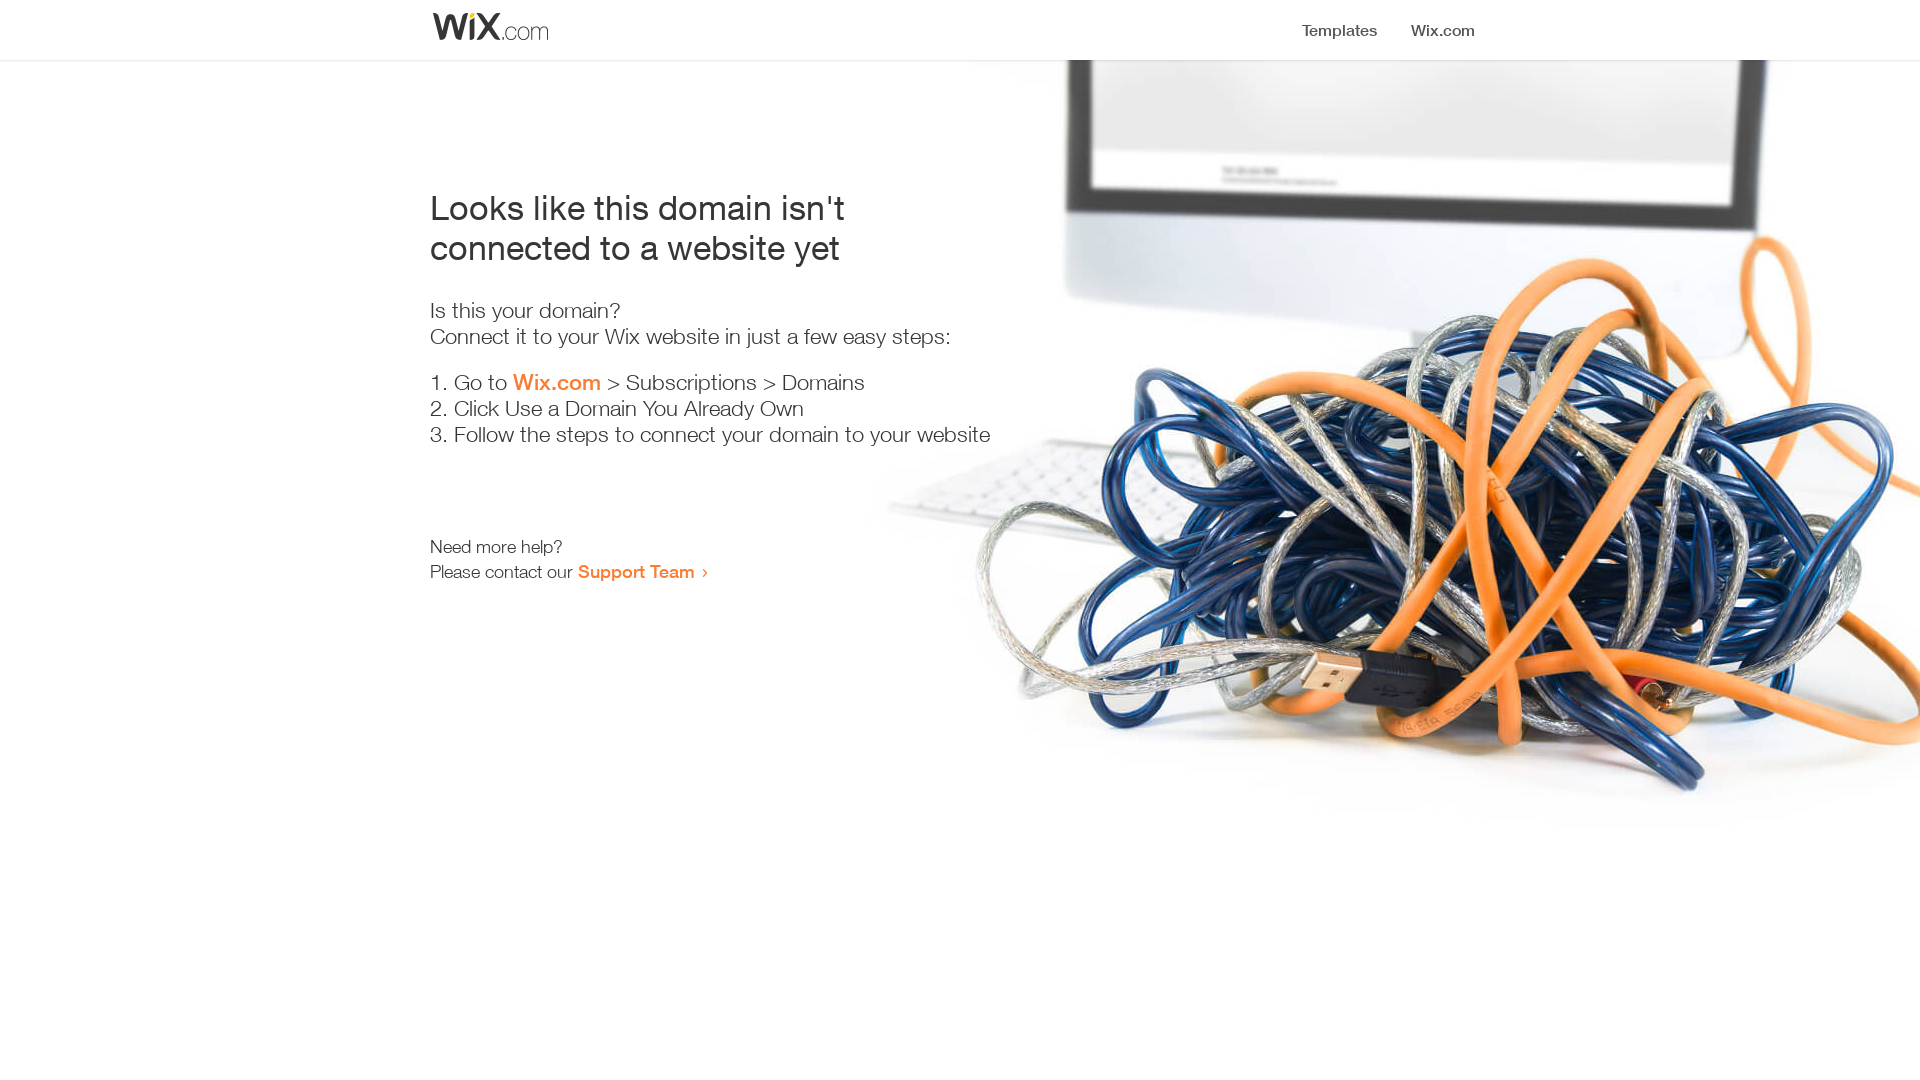 Image resolution: width=1920 pixels, height=1080 pixels. Describe the element at coordinates (635, 570) in the screenshot. I see `'Support Team'` at that location.